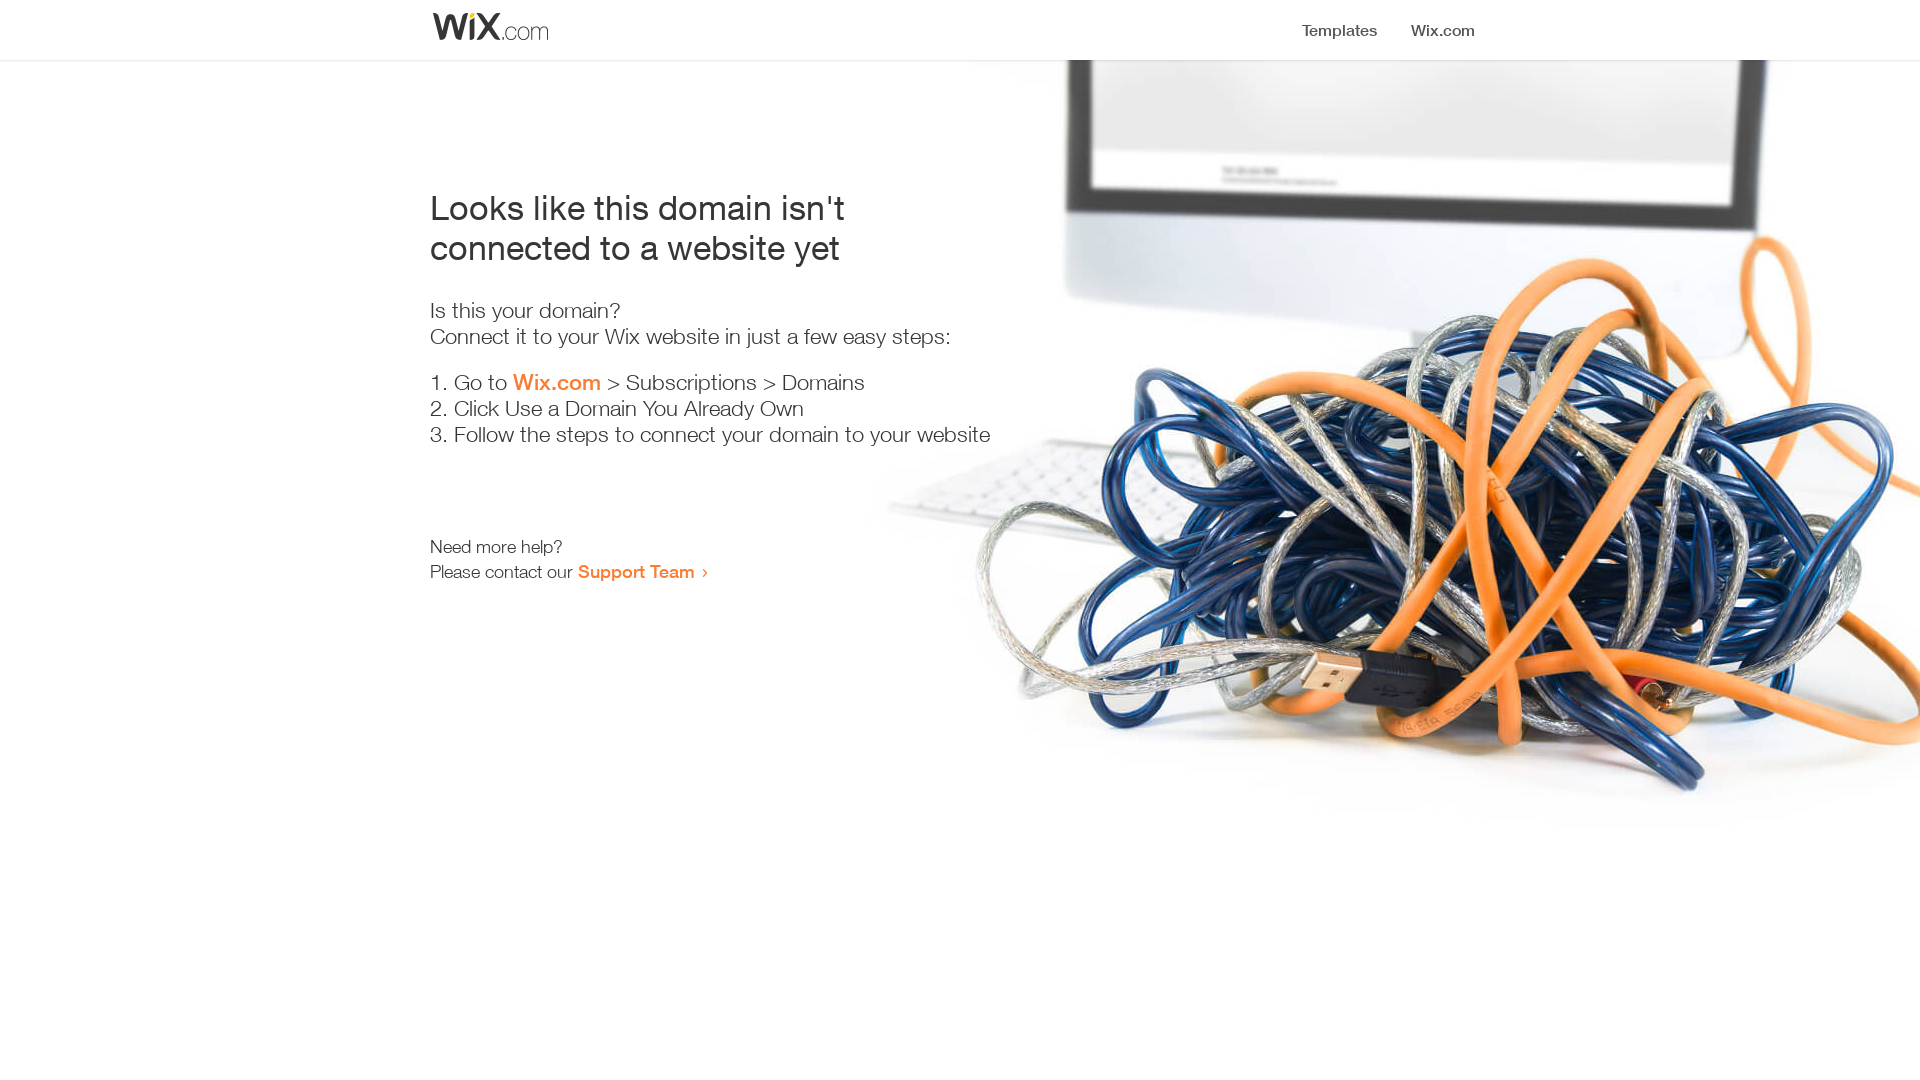 Image resolution: width=1920 pixels, height=1080 pixels. Describe the element at coordinates (635, 570) in the screenshot. I see `'Support Team'` at that location.